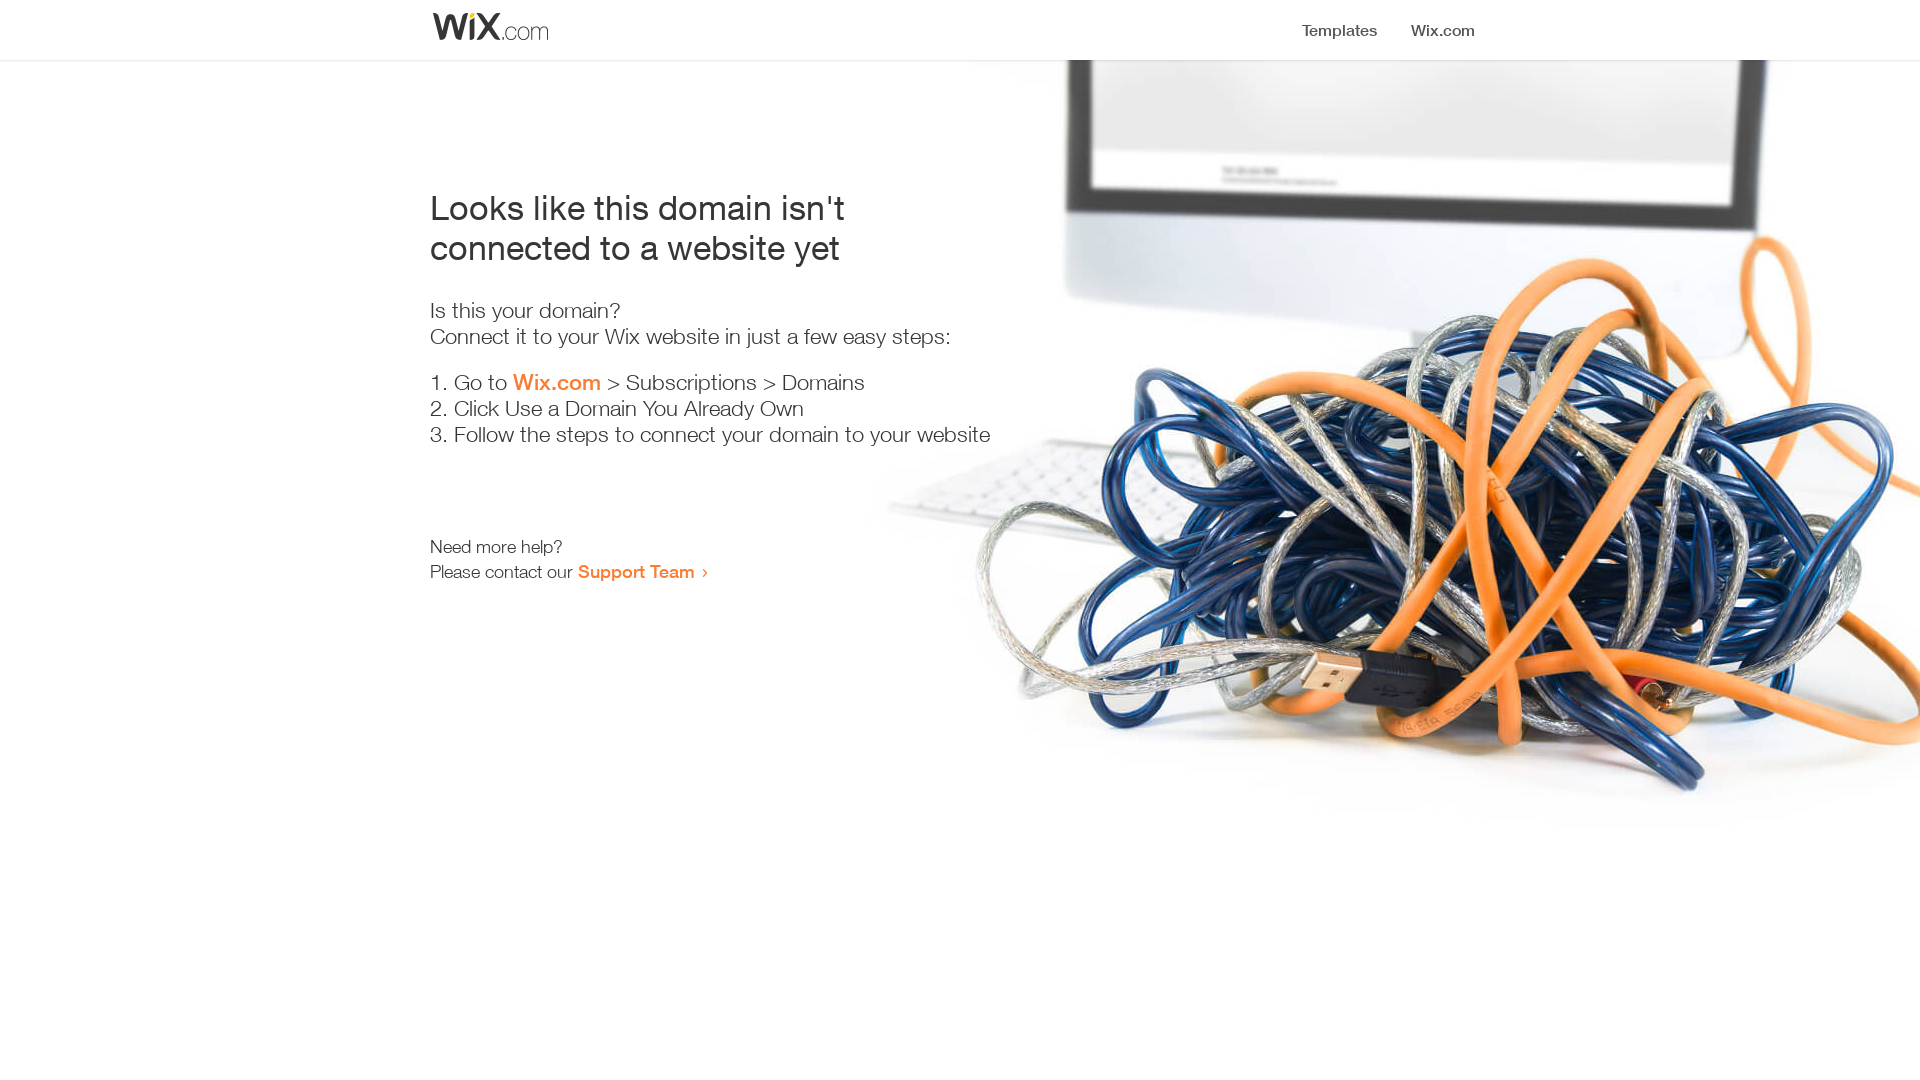 Image resolution: width=1920 pixels, height=1080 pixels. Describe the element at coordinates (635, 570) in the screenshot. I see `'Support Team'` at that location.